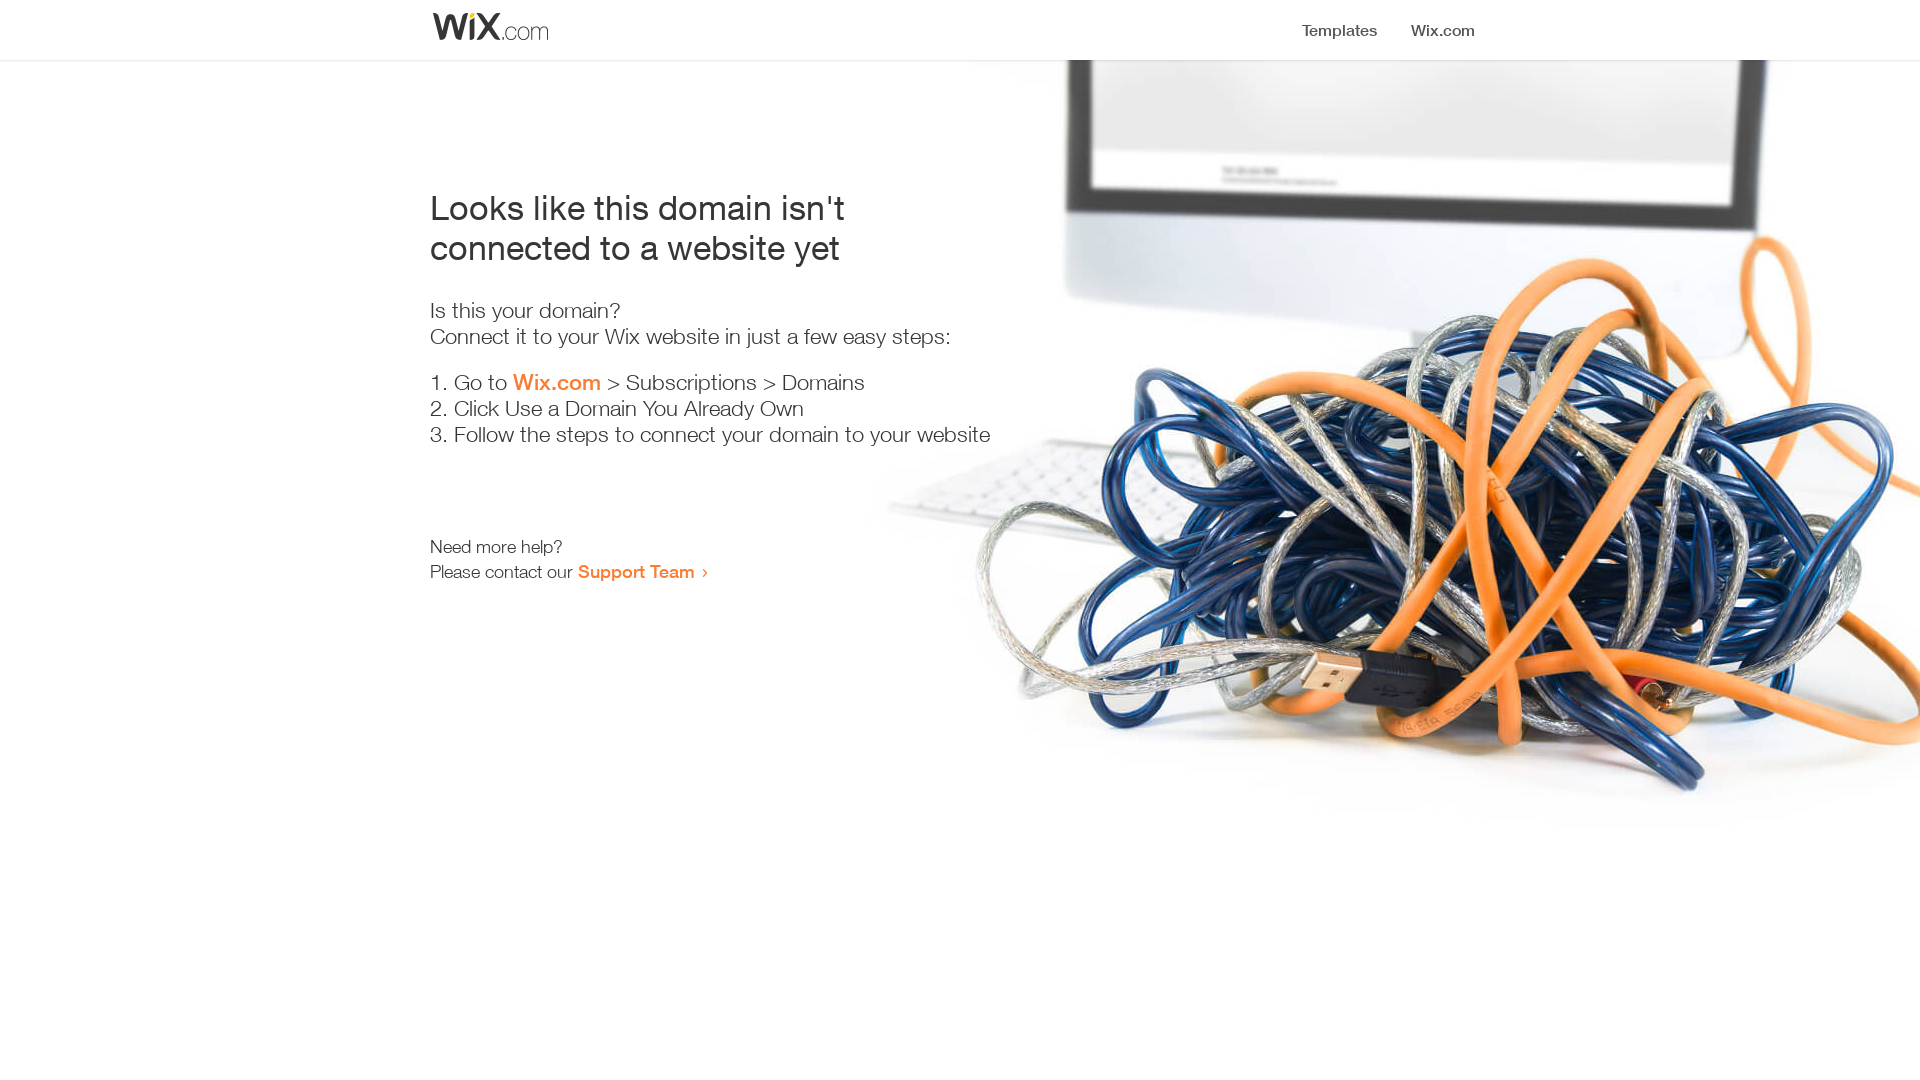 Image resolution: width=1920 pixels, height=1080 pixels. Describe the element at coordinates (635, 570) in the screenshot. I see `'Support Team'` at that location.